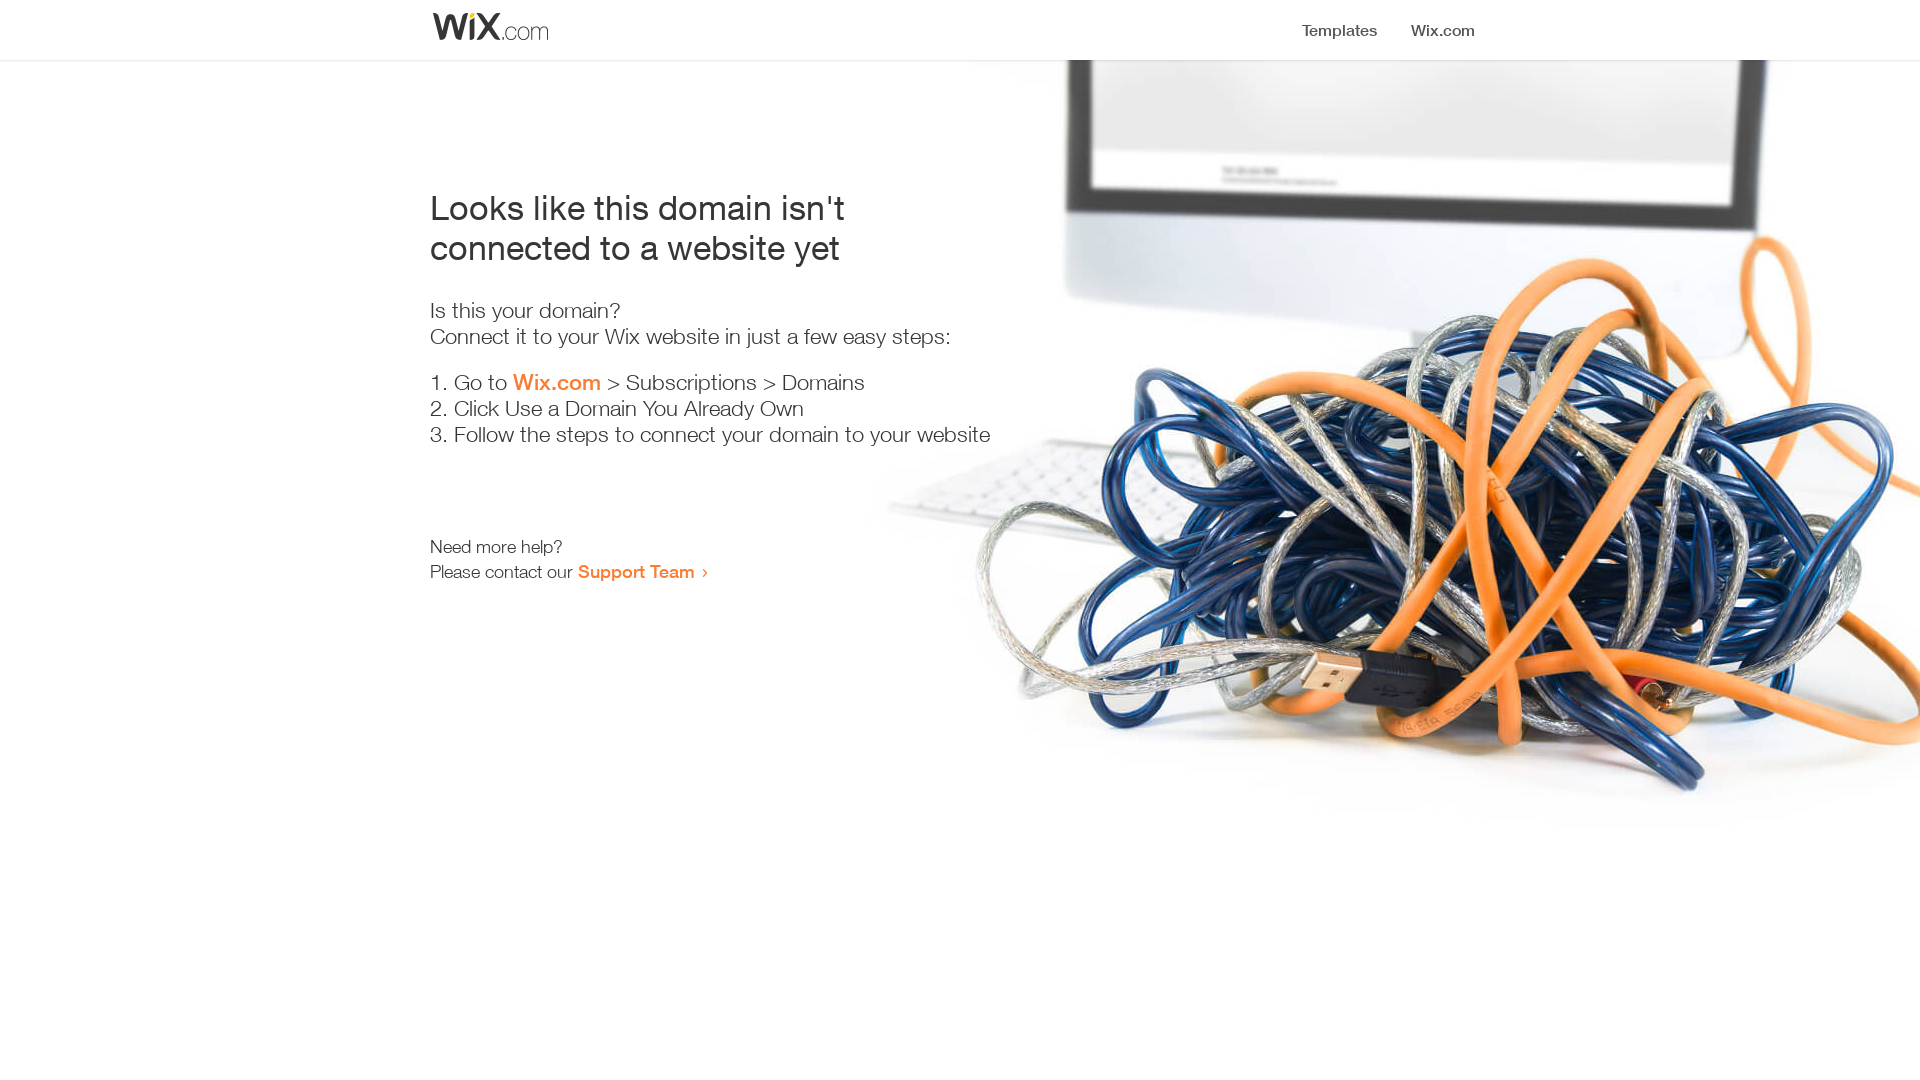 Image resolution: width=1920 pixels, height=1080 pixels. Describe the element at coordinates (635, 570) in the screenshot. I see `'Support Team'` at that location.